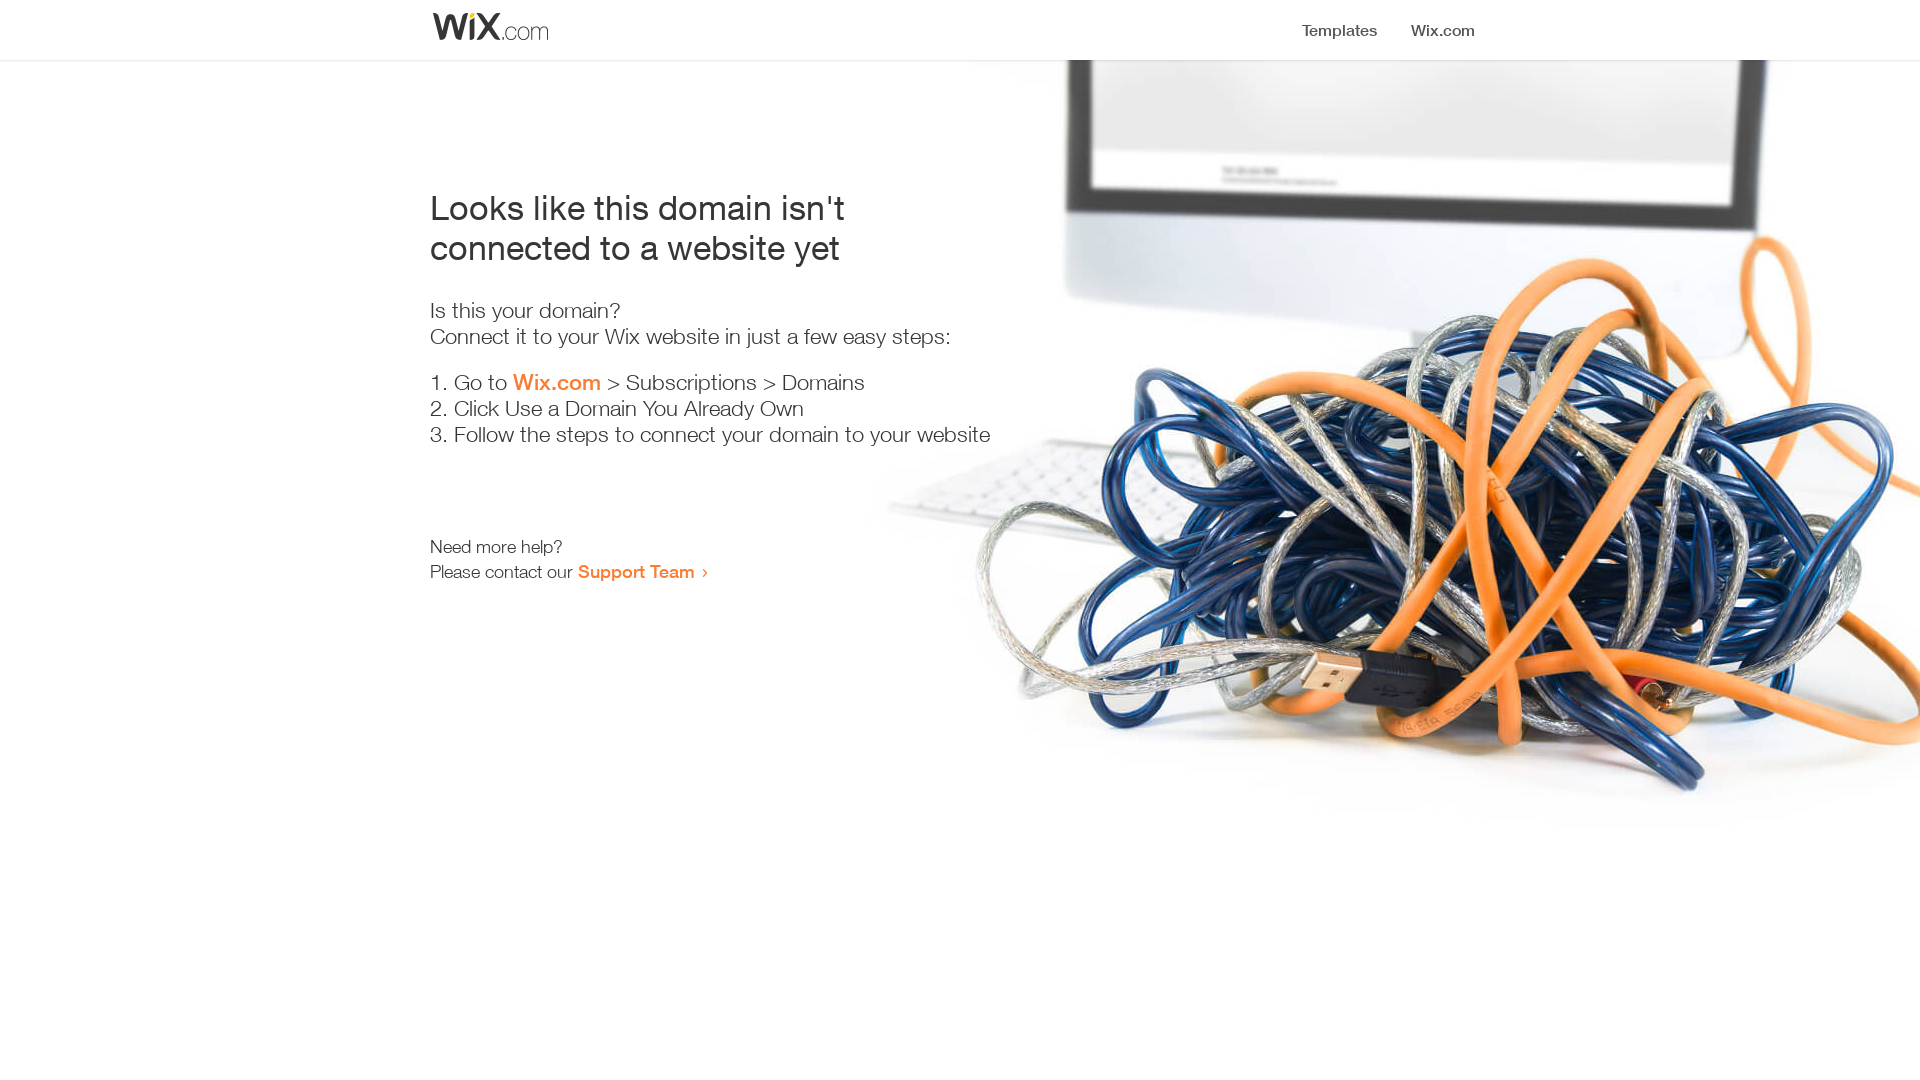 Image resolution: width=1920 pixels, height=1080 pixels. Describe the element at coordinates (635, 570) in the screenshot. I see `'Support Team'` at that location.